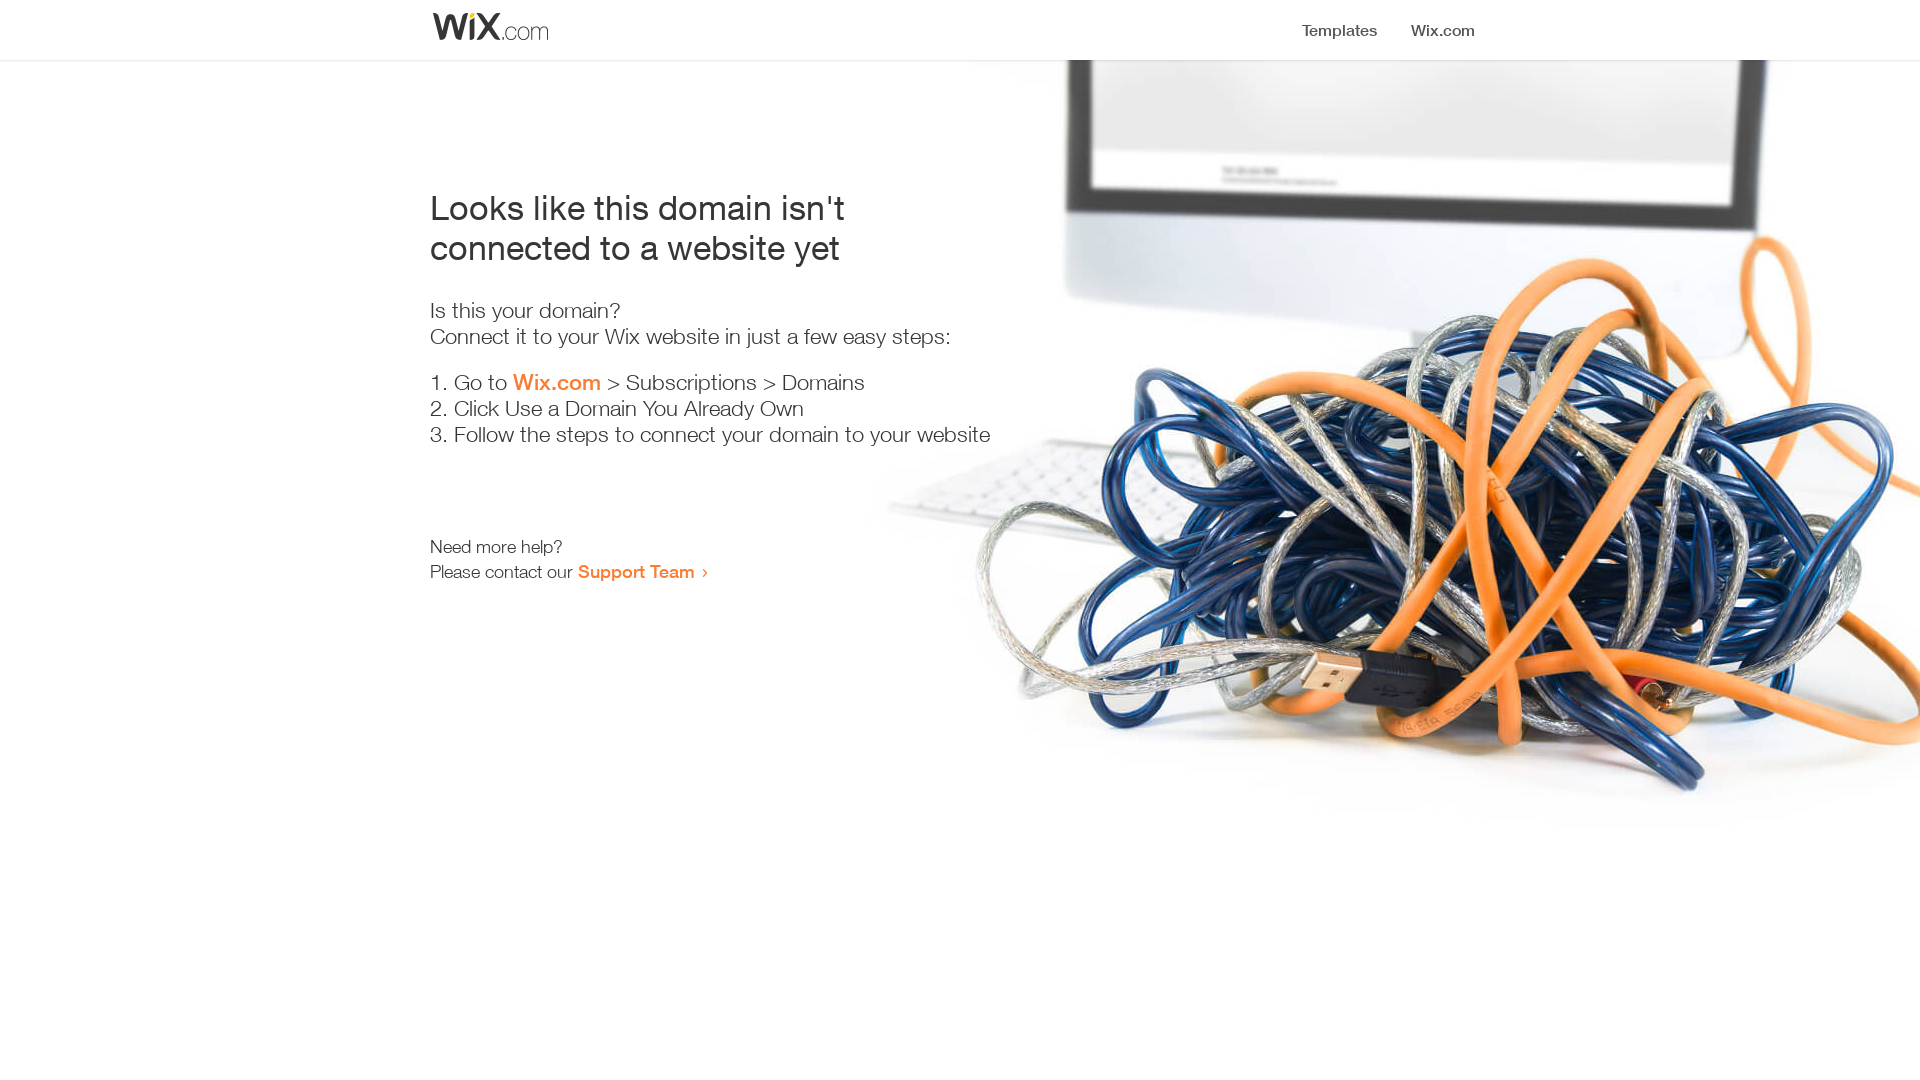 Image resolution: width=1920 pixels, height=1080 pixels. Describe the element at coordinates (635, 570) in the screenshot. I see `'Support Team'` at that location.